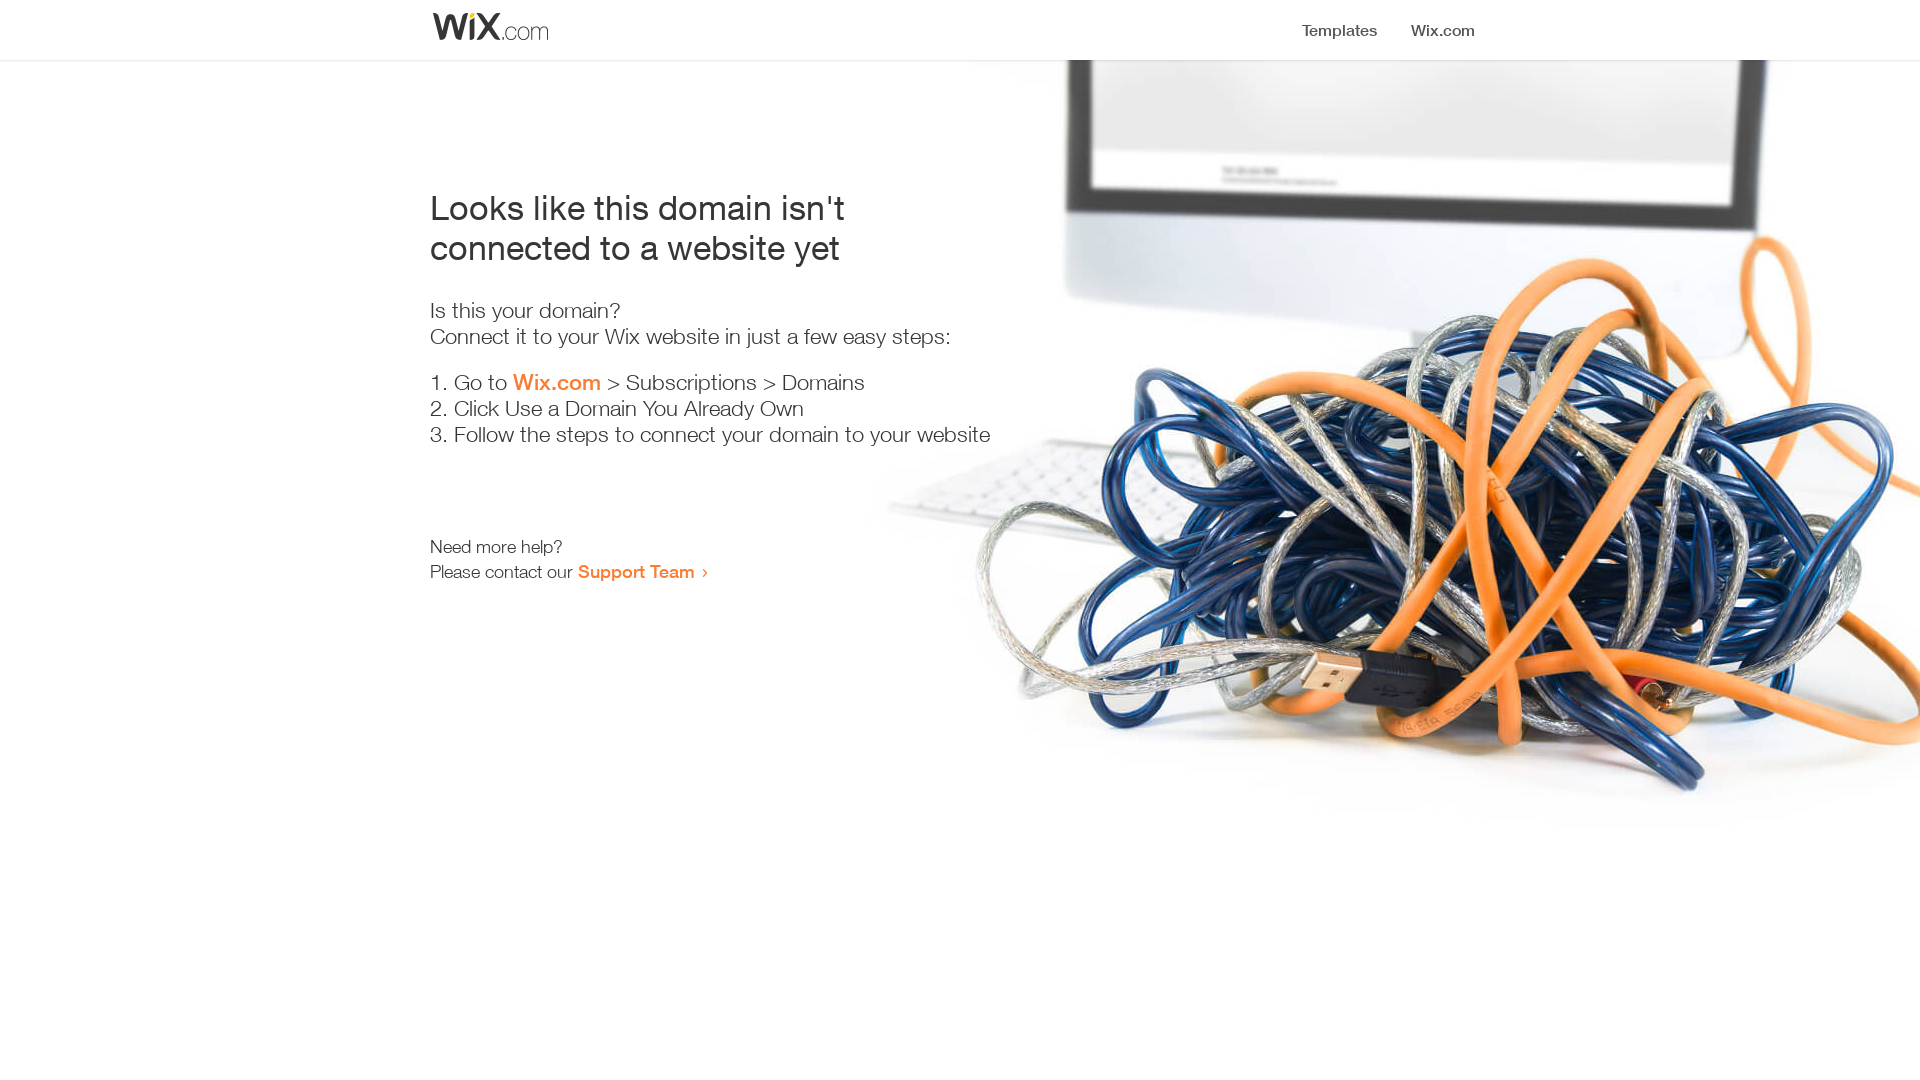 Image resolution: width=1920 pixels, height=1080 pixels. Describe the element at coordinates (635, 570) in the screenshot. I see `'Support Team'` at that location.